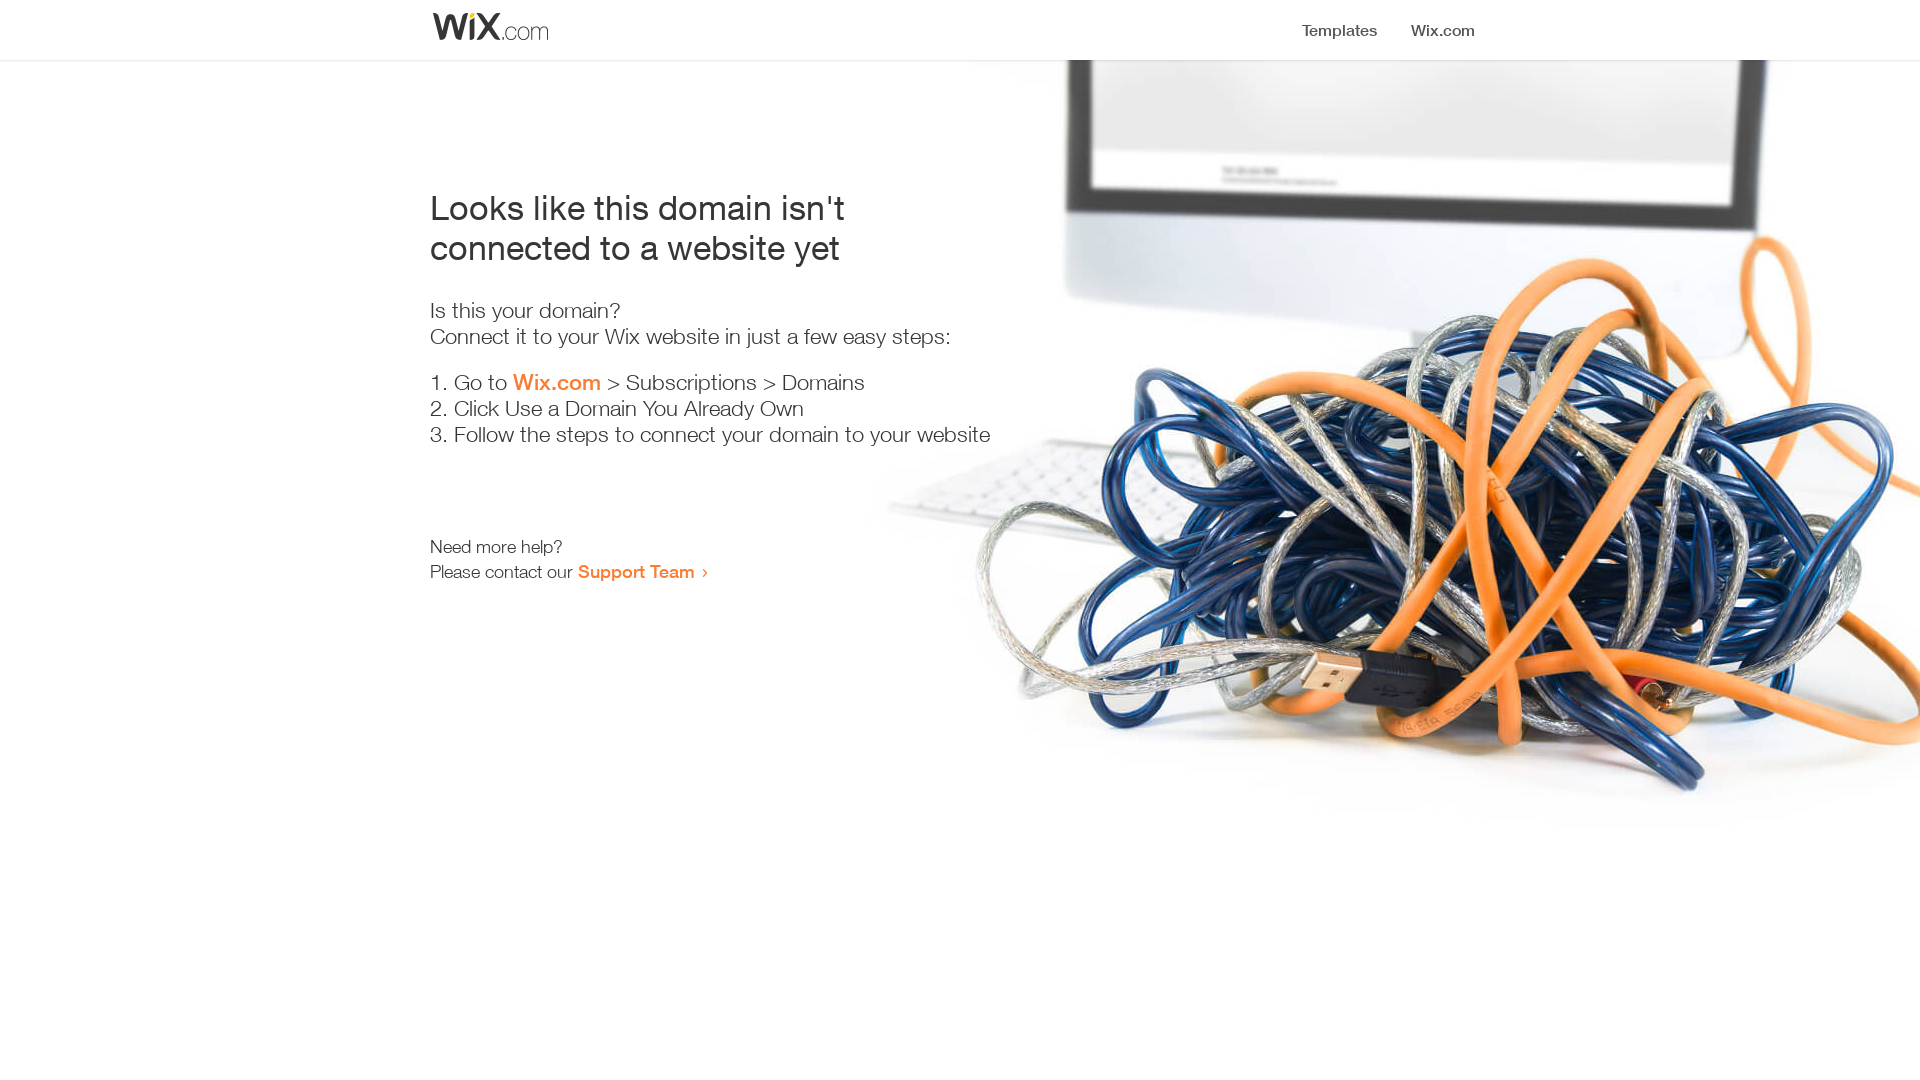 Image resolution: width=1920 pixels, height=1080 pixels. Describe the element at coordinates (635, 570) in the screenshot. I see `'Support Team'` at that location.